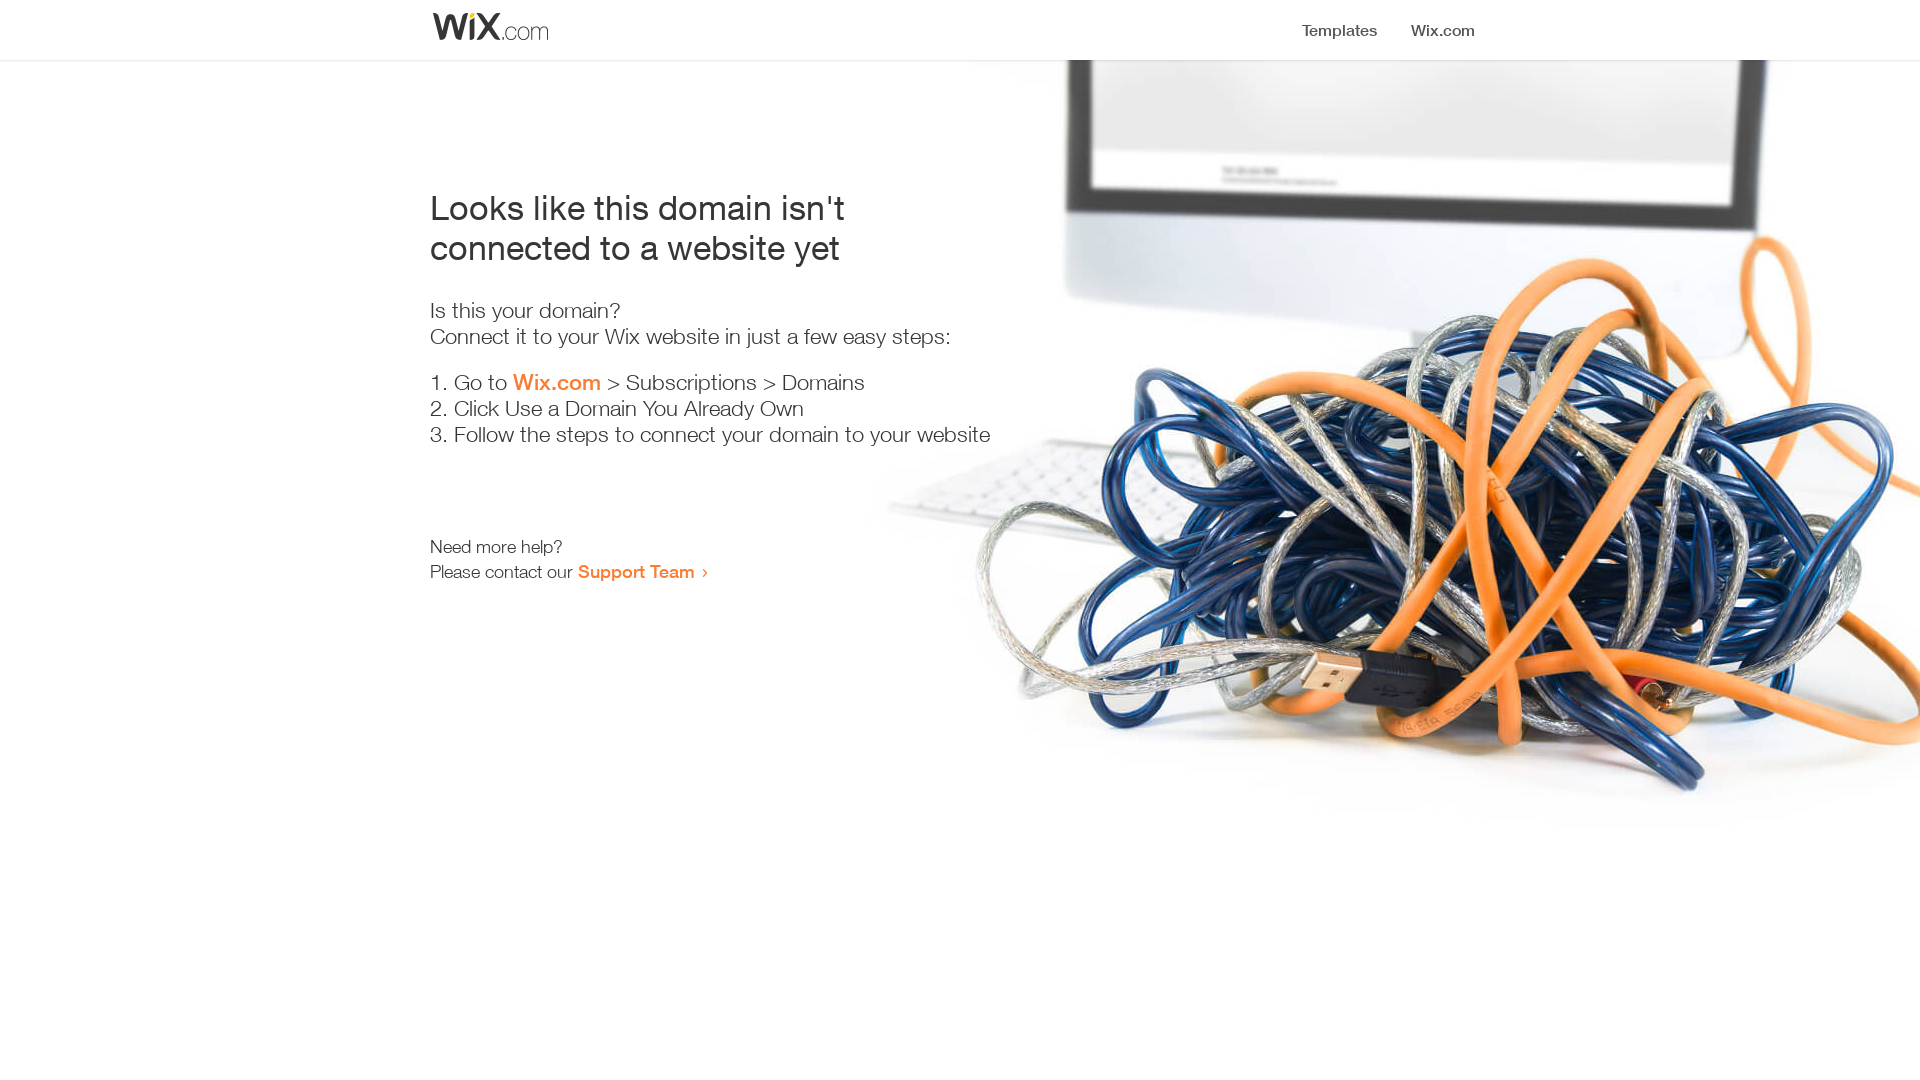 Image resolution: width=1920 pixels, height=1080 pixels. Describe the element at coordinates (635, 570) in the screenshot. I see `'Support Team'` at that location.